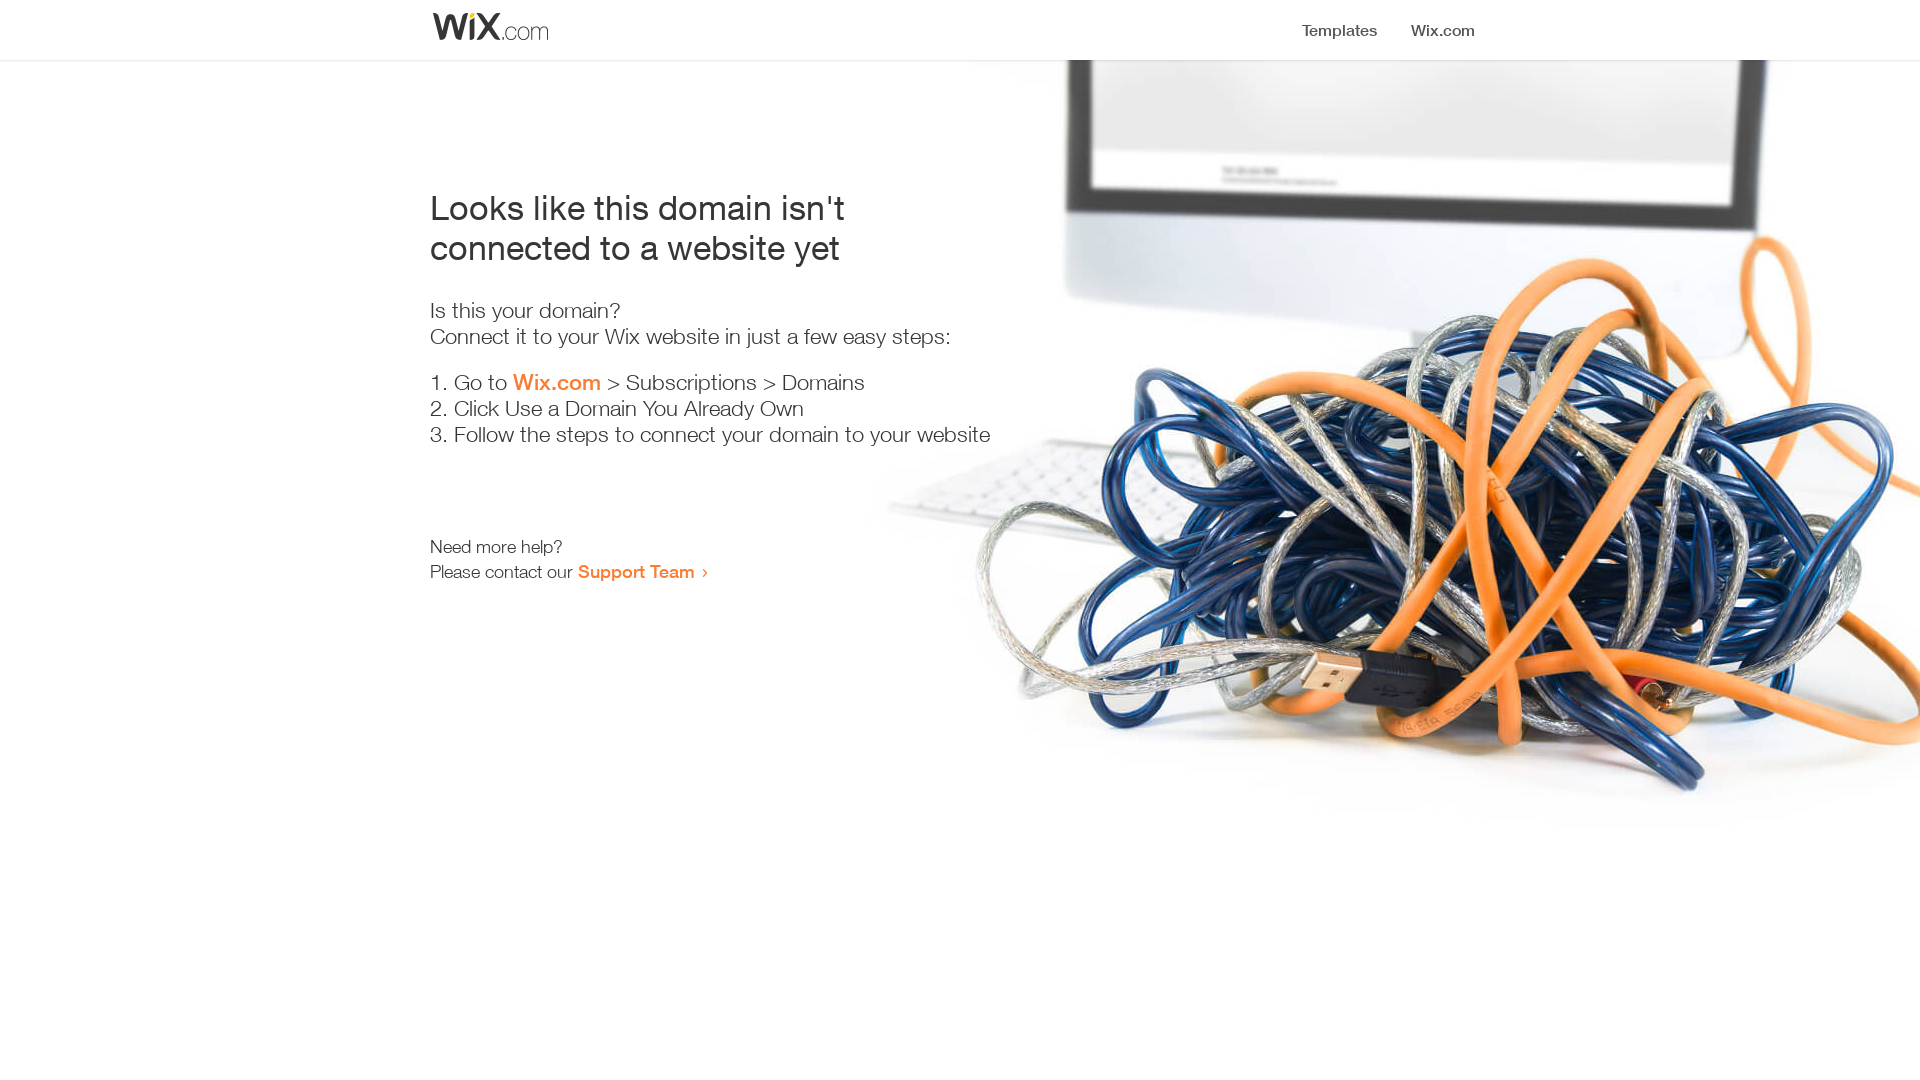 Image resolution: width=1920 pixels, height=1080 pixels. Describe the element at coordinates (635, 570) in the screenshot. I see `'Support Team'` at that location.